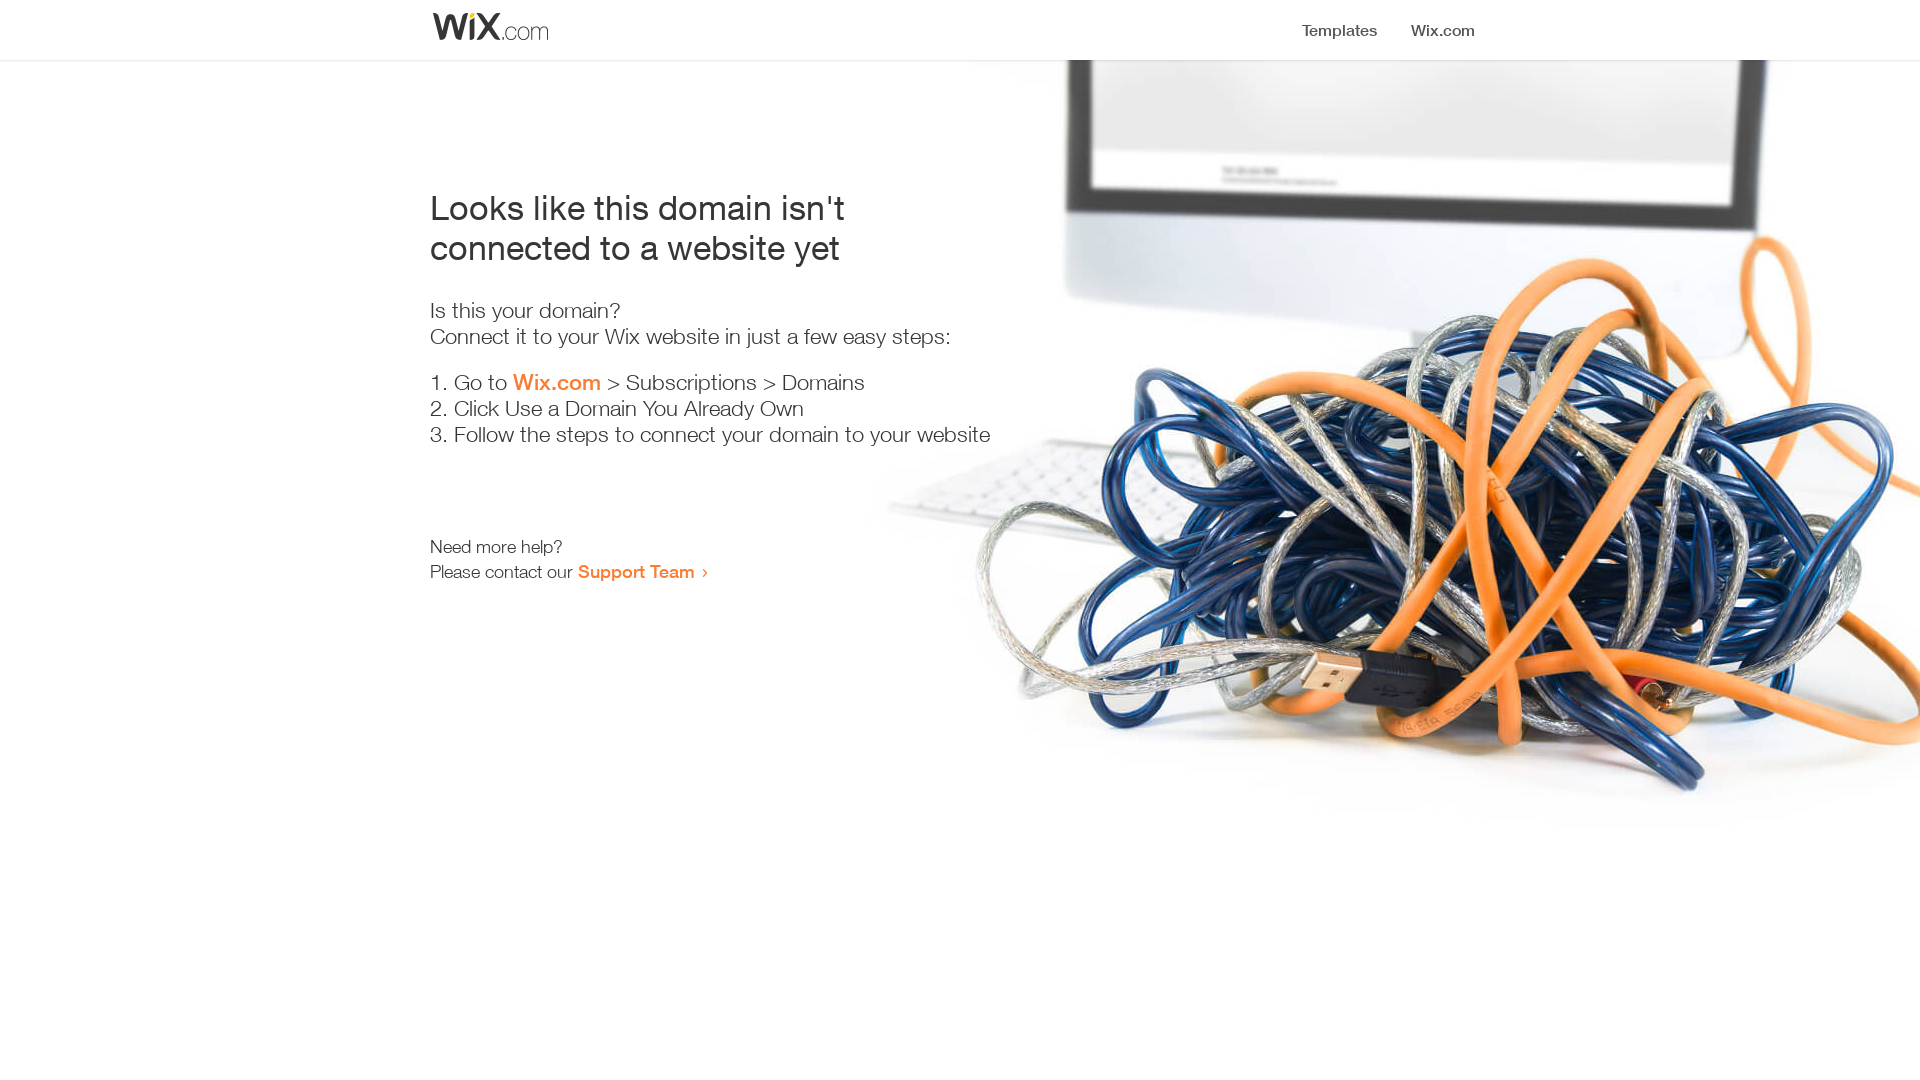 Image resolution: width=1920 pixels, height=1080 pixels. Describe the element at coordinates (635, 570) in the screenshot. I see `'Support Team'` at that location.